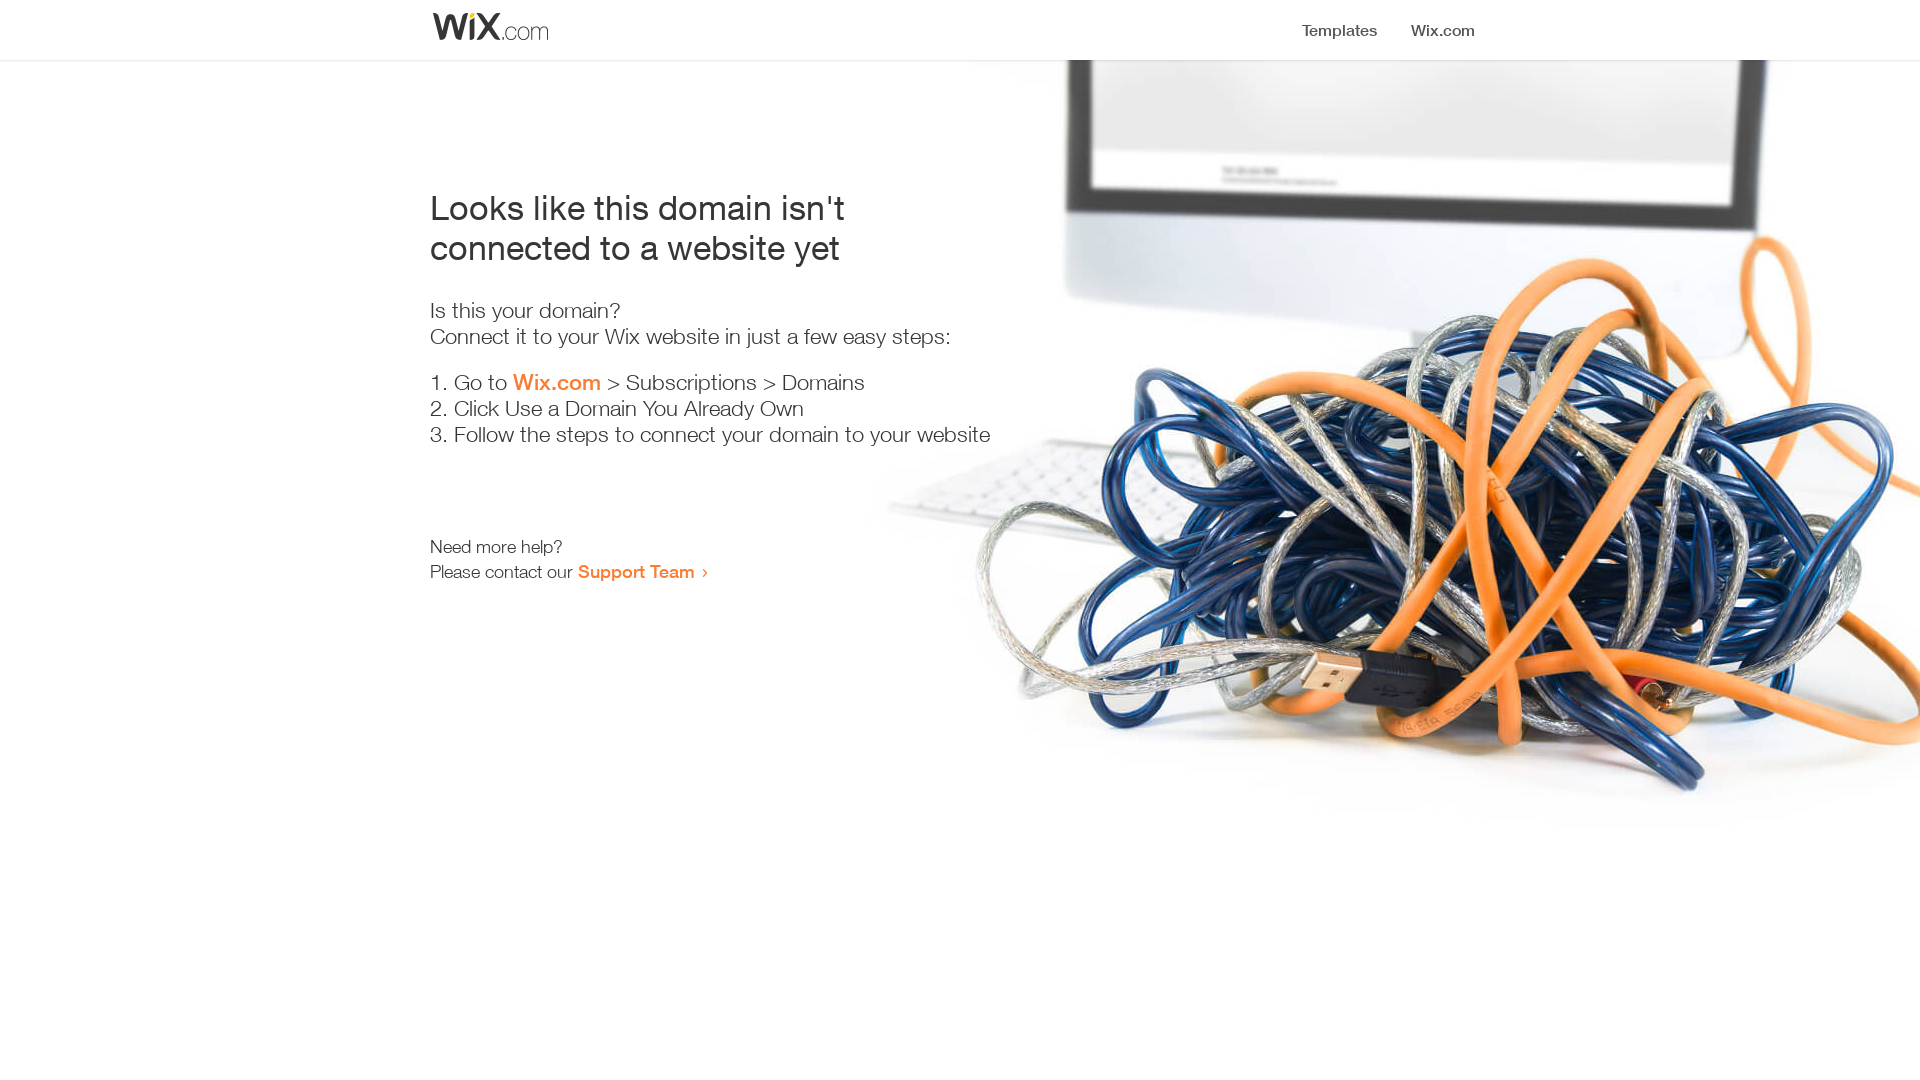 Image resolution: width=1920 pixels, height=1080 pixels. Describe the element at coordinates (635, 570) in the screenshot. I see `'Support Team'` at that location.